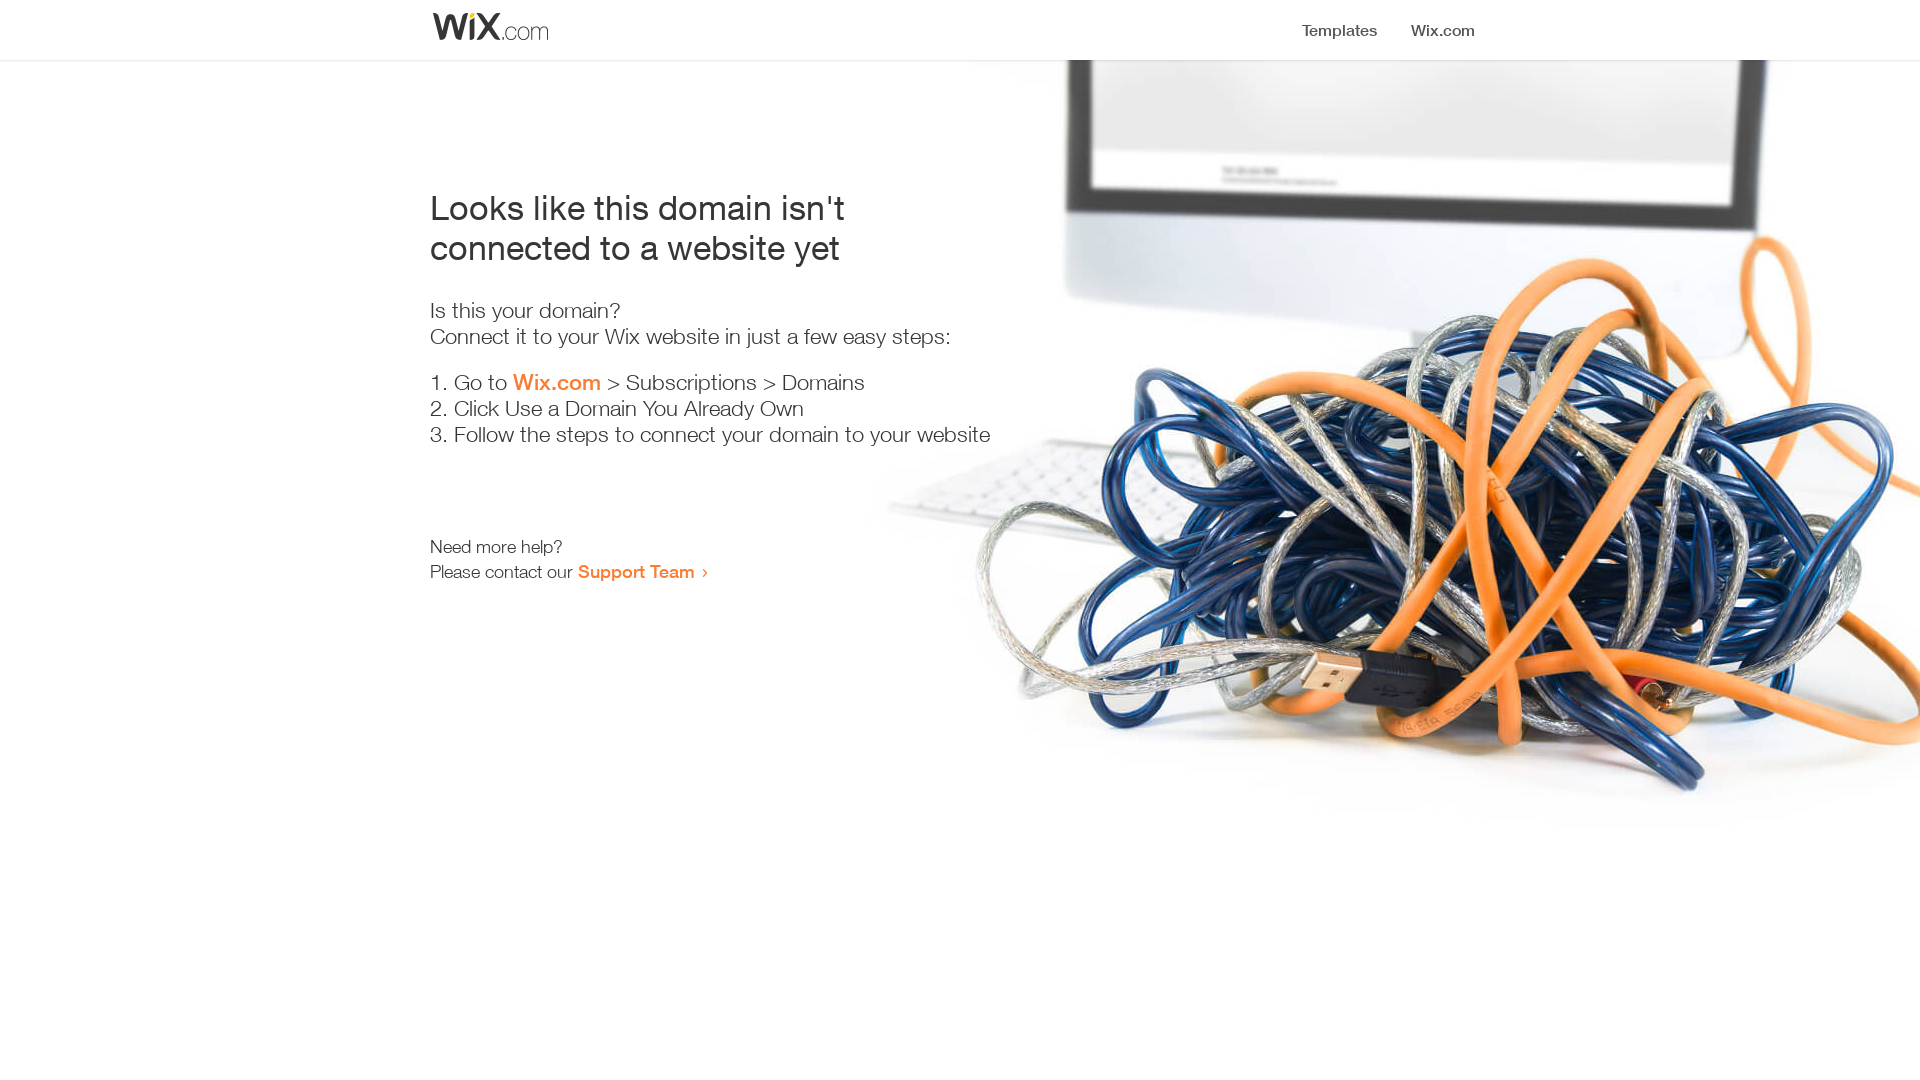 Image resolution: width=1920 pixels, height=1080 pixels. Describe the element at coordinates (635, 570) in the screenshot. I see `'Support Team'` at that location.